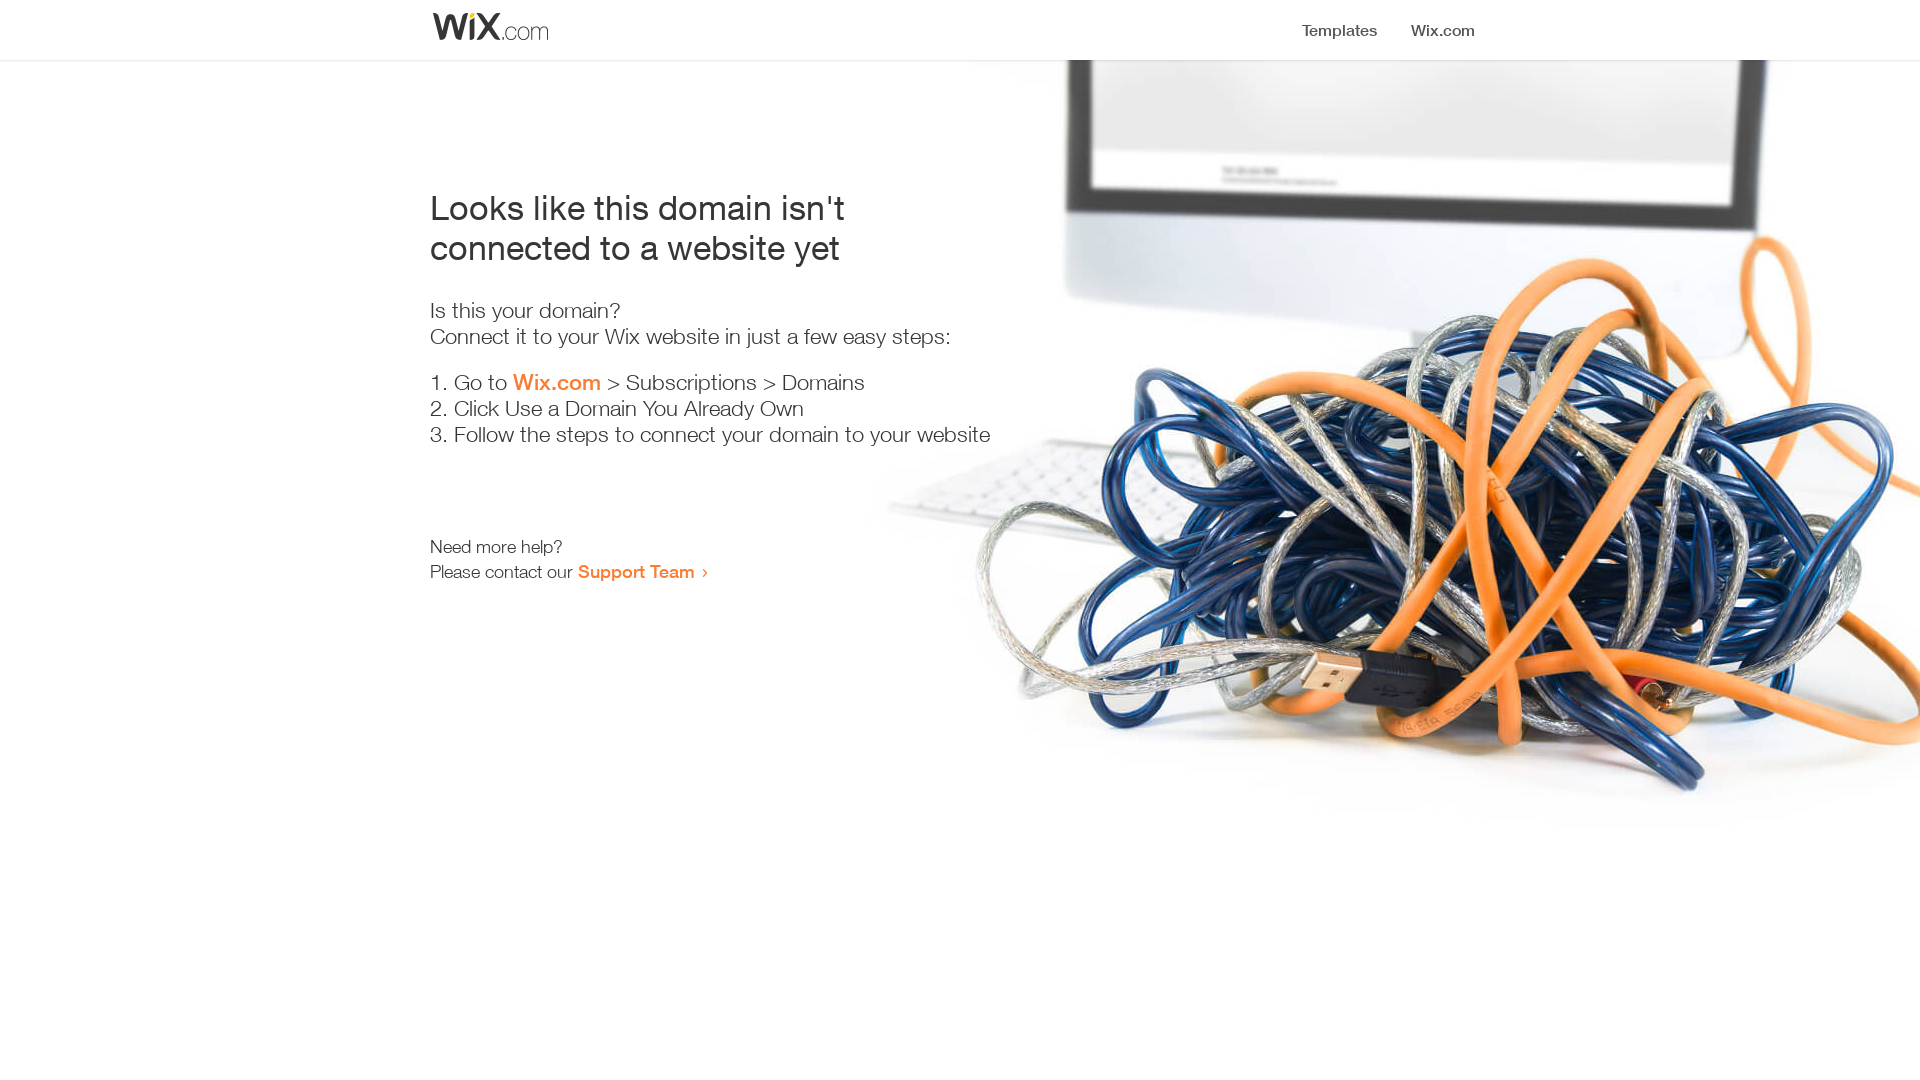 Image resolution: width=1920 pixels, height=1080 pixels. Describe the element at coordinates (635, 570) in the screenshot. I see `'Support Team'` at that location.